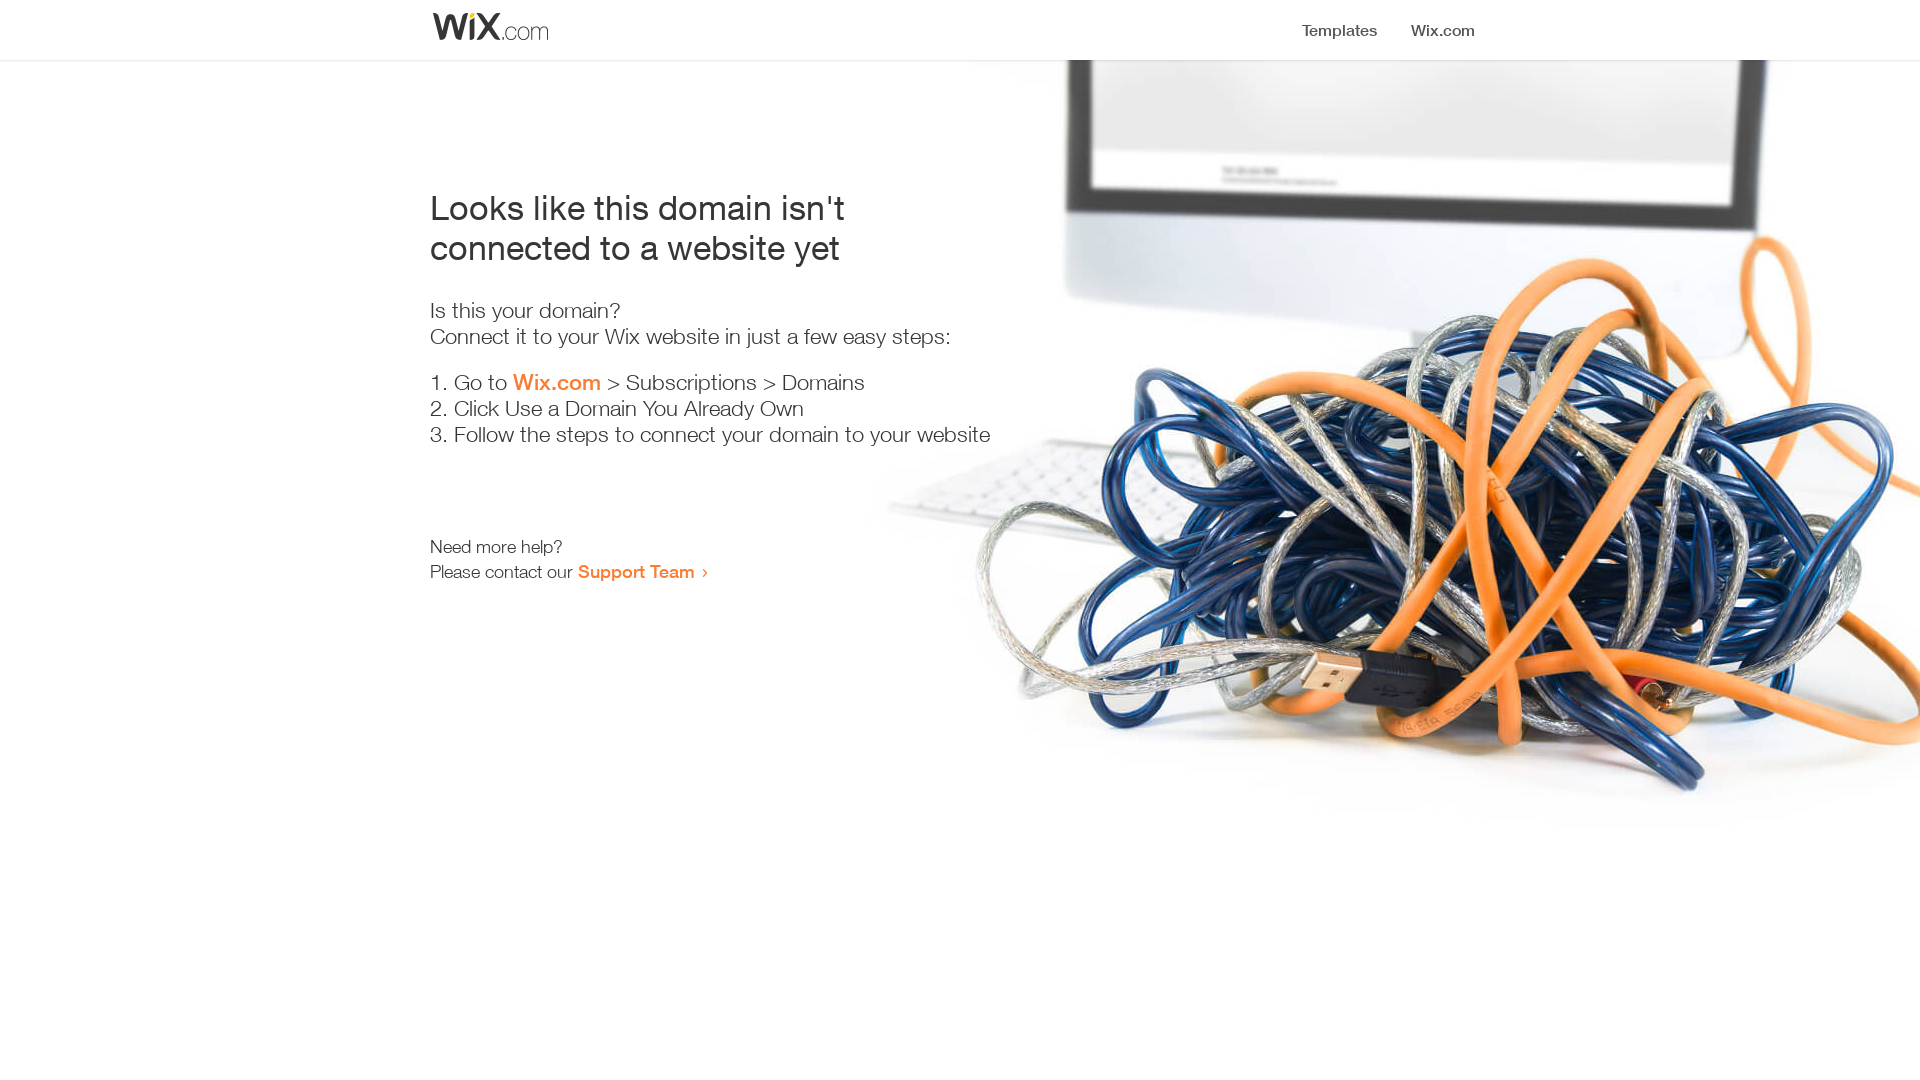 Image resolution: width=1920 pixels, height=1080 pixels. Describe the element at coordinates (635, 570) in the screenshot. I see `'Support Team'` at that location.